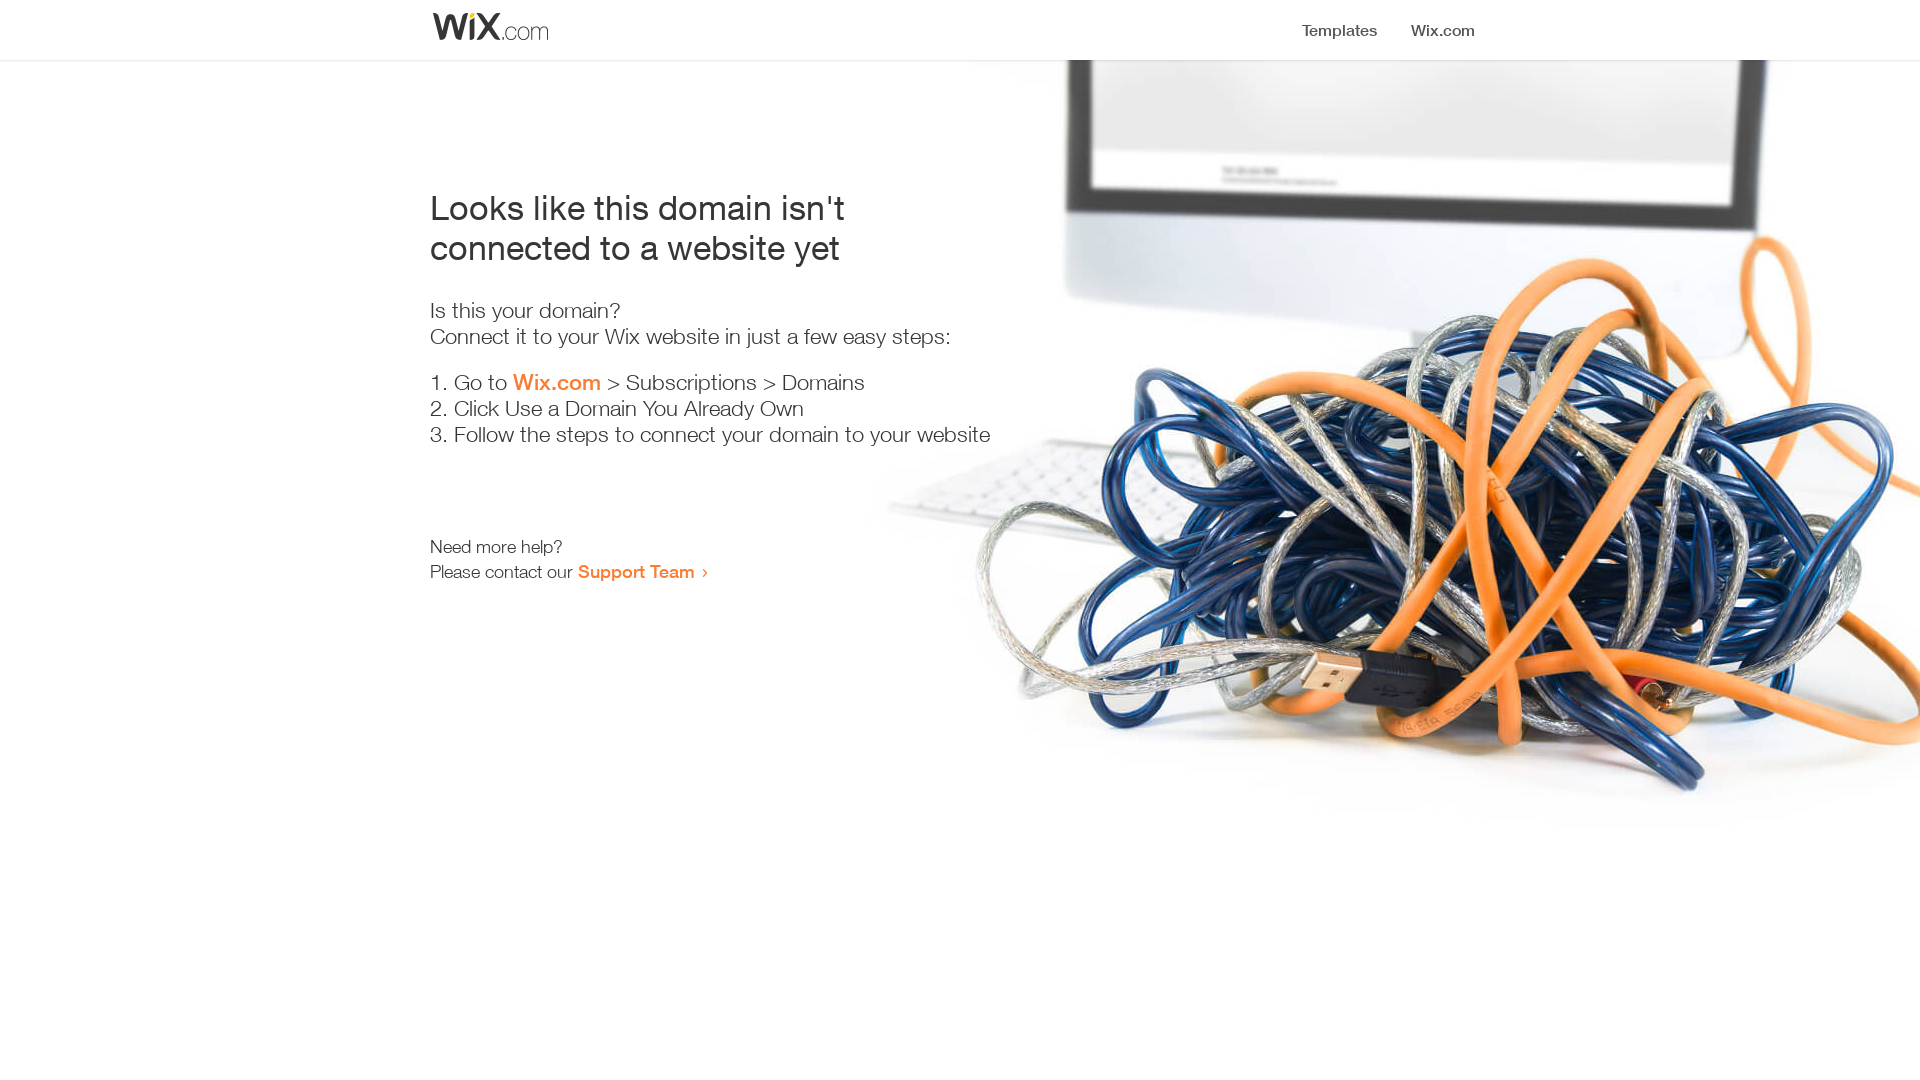 Image resolution: width=1920 pixels, height=1080 pixels. Describe the element at coordinates (635, 570) in the screenshot. I see `'Support Team'` at that location.